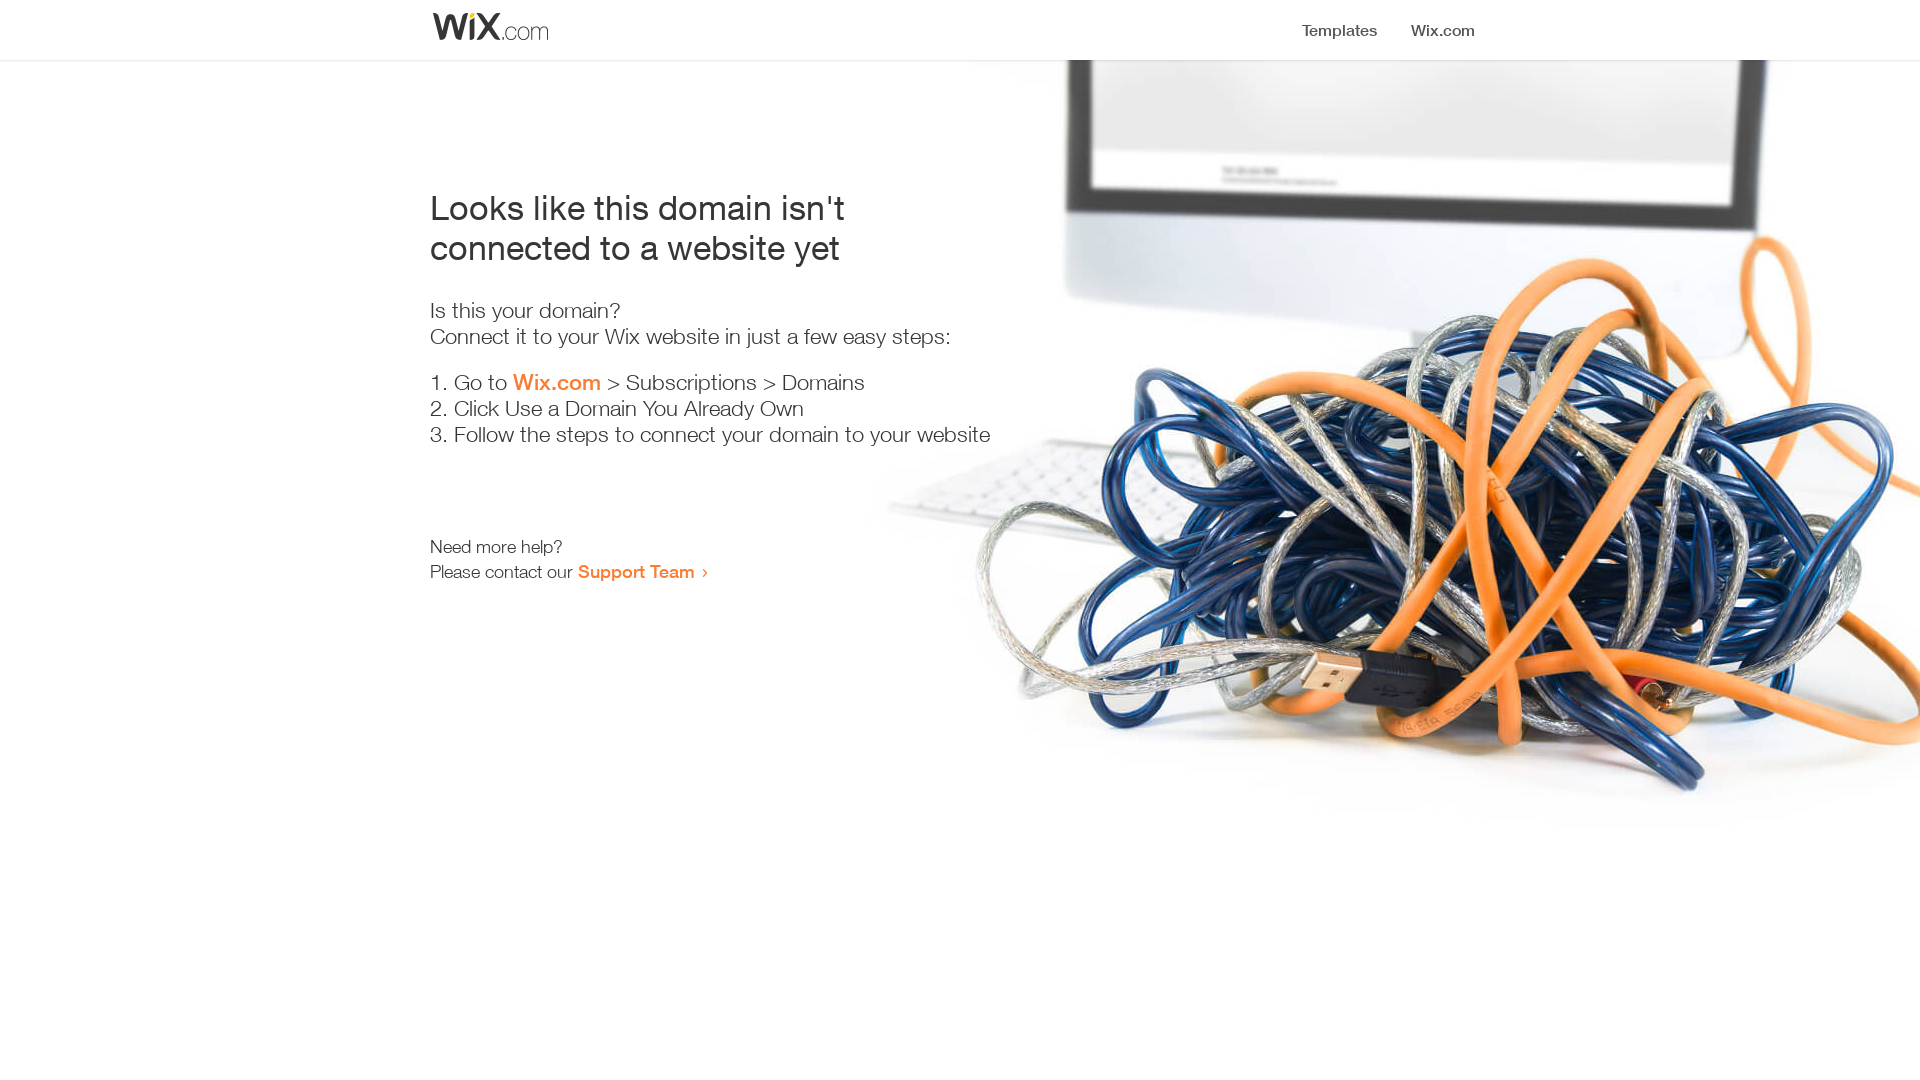 Image resolution: width=1920 pixels, height=1080 pixels. Describe the element at coordinates (635, 570) in the screenshot. I see `'Support Team'` at that location.